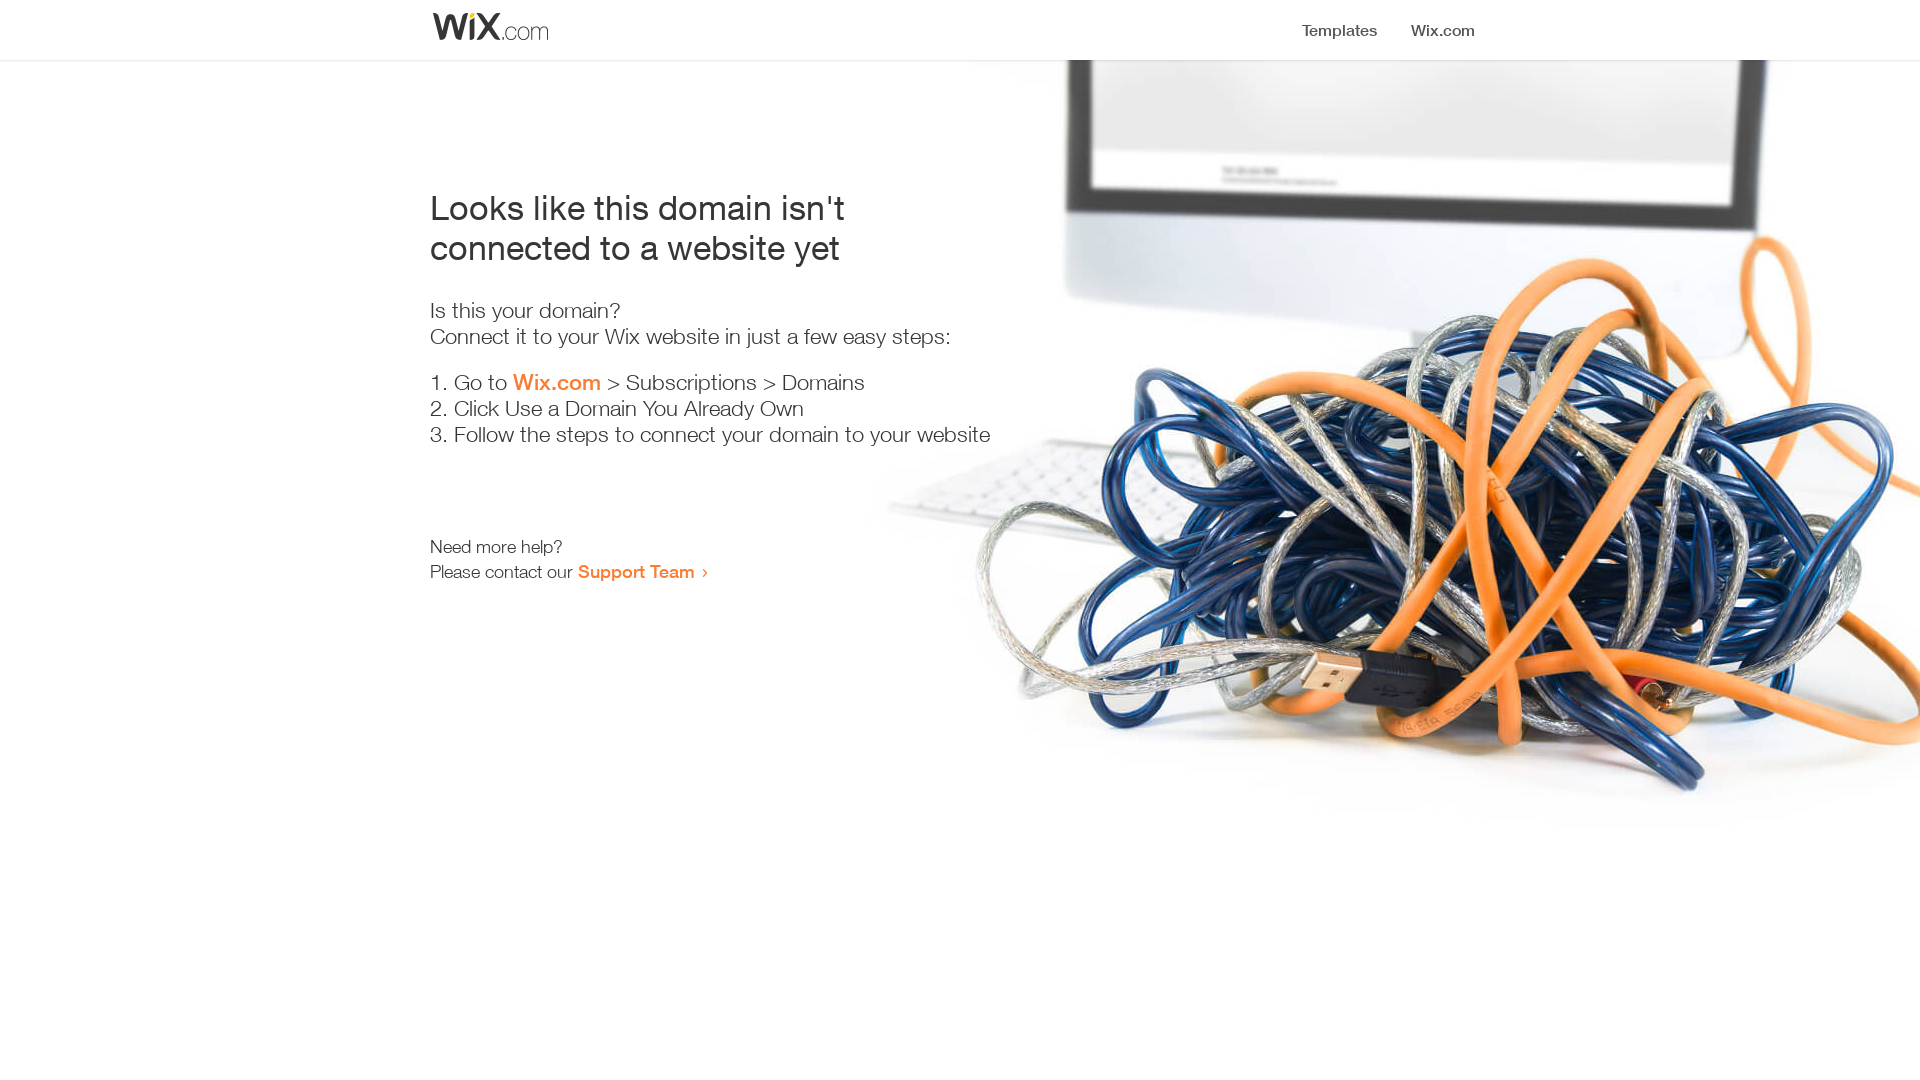 Image resolution: width=1920 pixels, height=1080 pixels. Describe the element at coordinates (635, 570) in the screenshot. I see `'Support Team'` at that location.